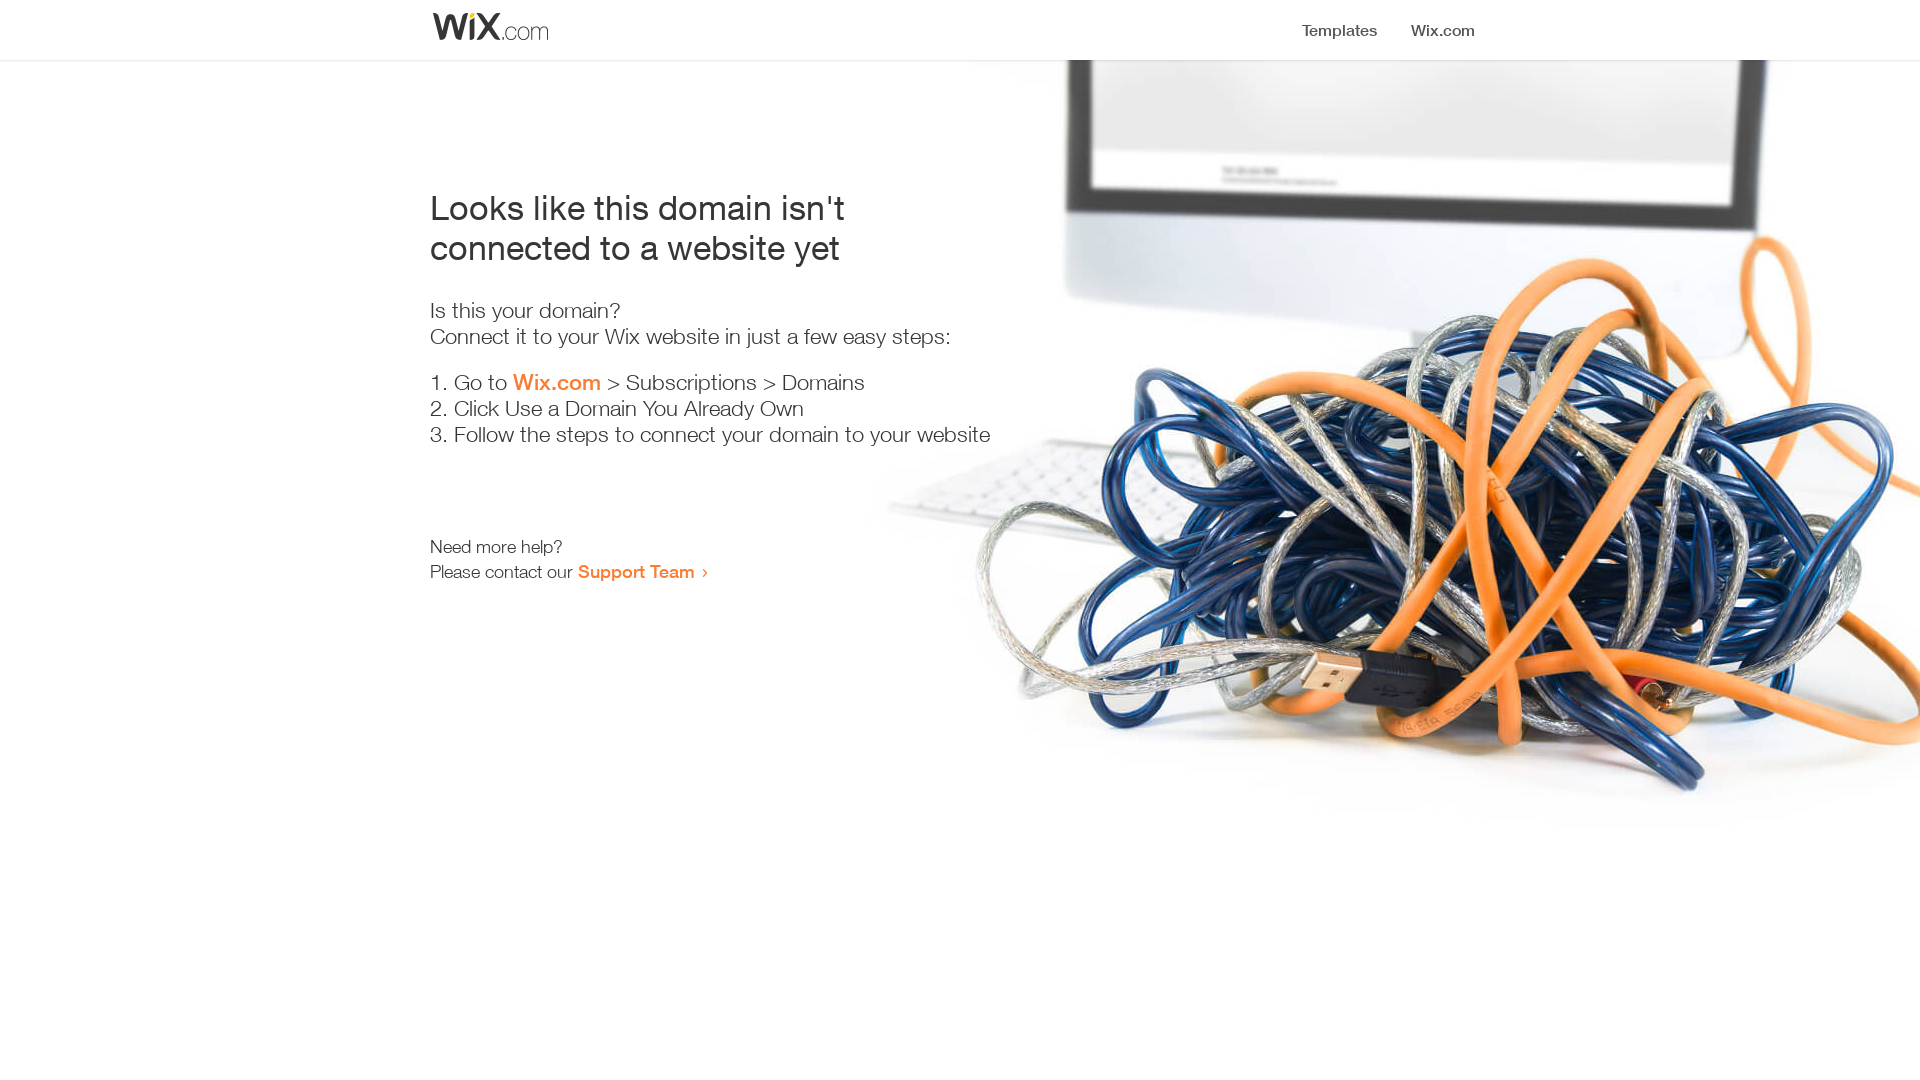 Image resolution: width=1920 pixels, height=1080 pixels. Describe the element at coordinates (635, 570) in the screenshot. I see `'Support Team'` at that location.